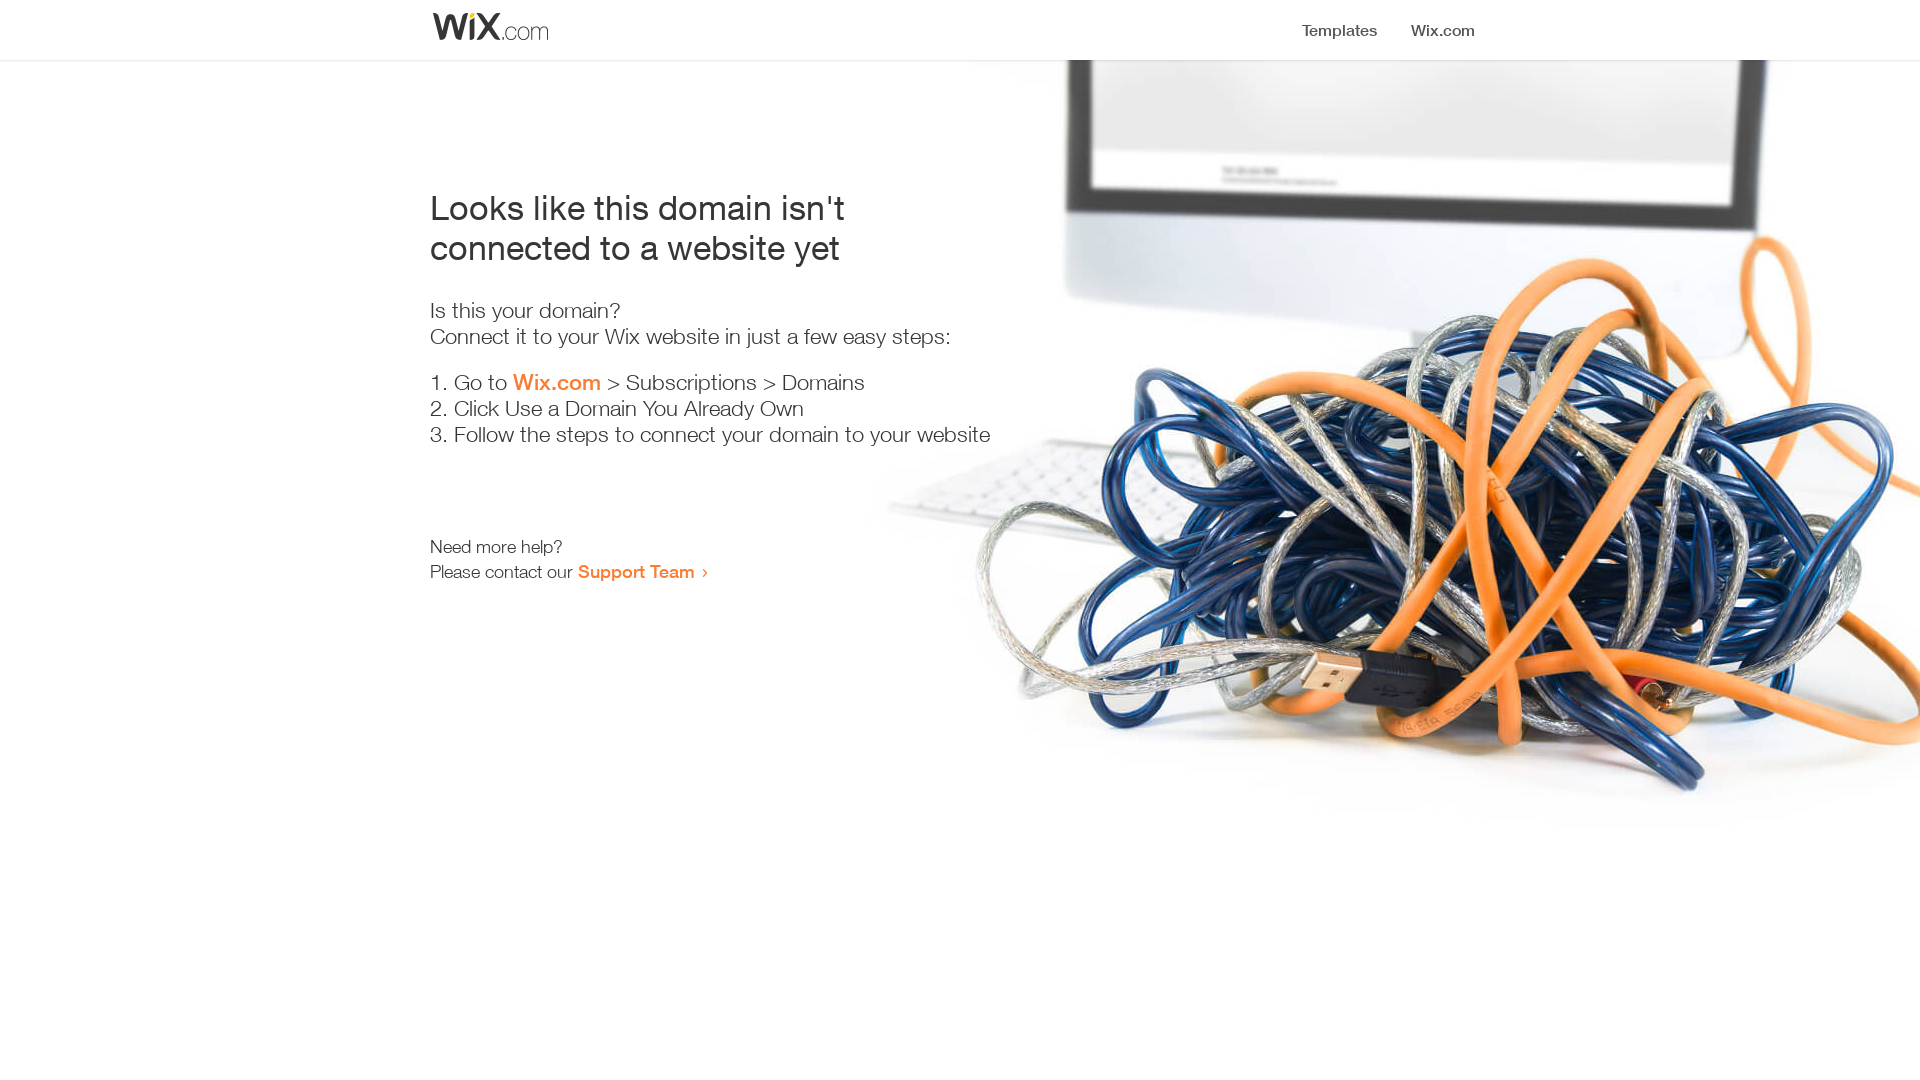 Image resolution: width=1920 pixels, height=1080 pixels. Describe the element at coordinates (635, 570) in the screenshot. I see `'Support Team'` at that location.